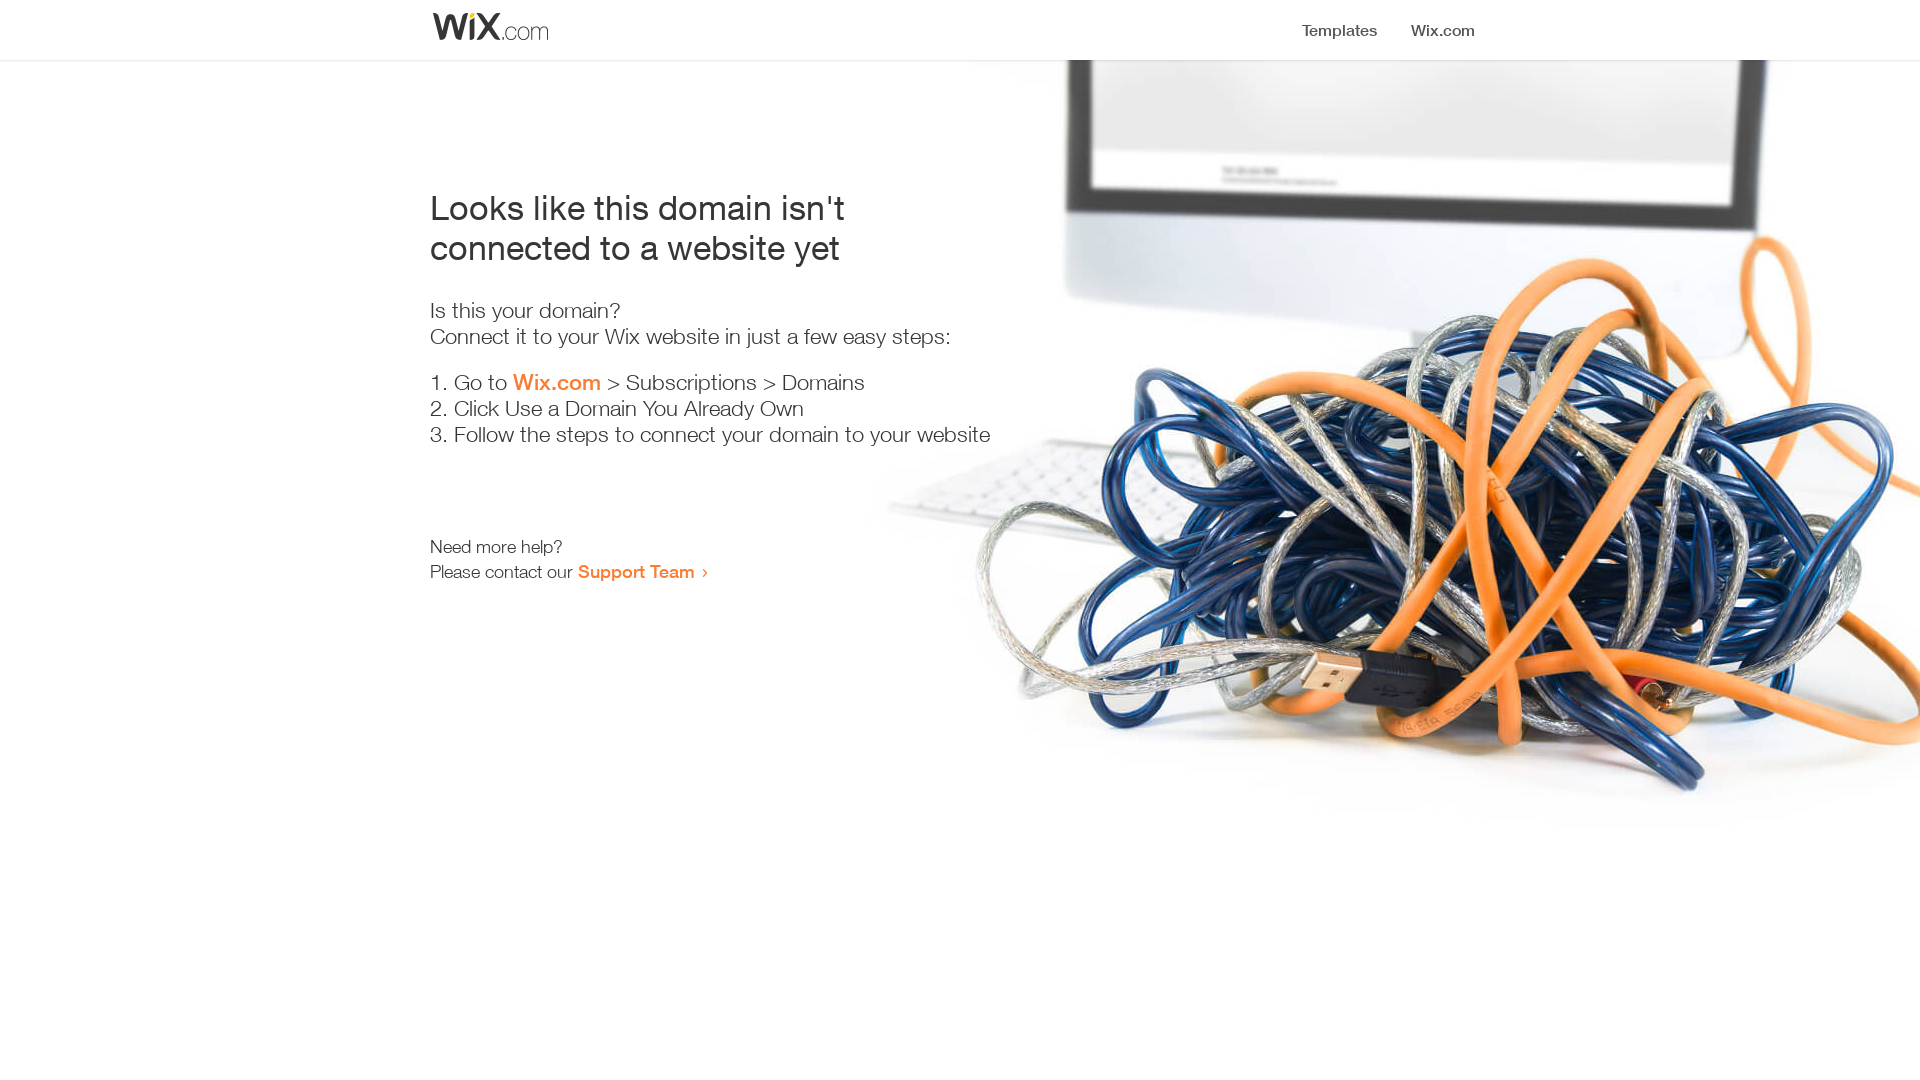 Image resolution: width=1920 pixels, height=1080 pixels. Describe the element at coordinates (635, 570) in the screenshot. I see `'Support Team'` at that location.